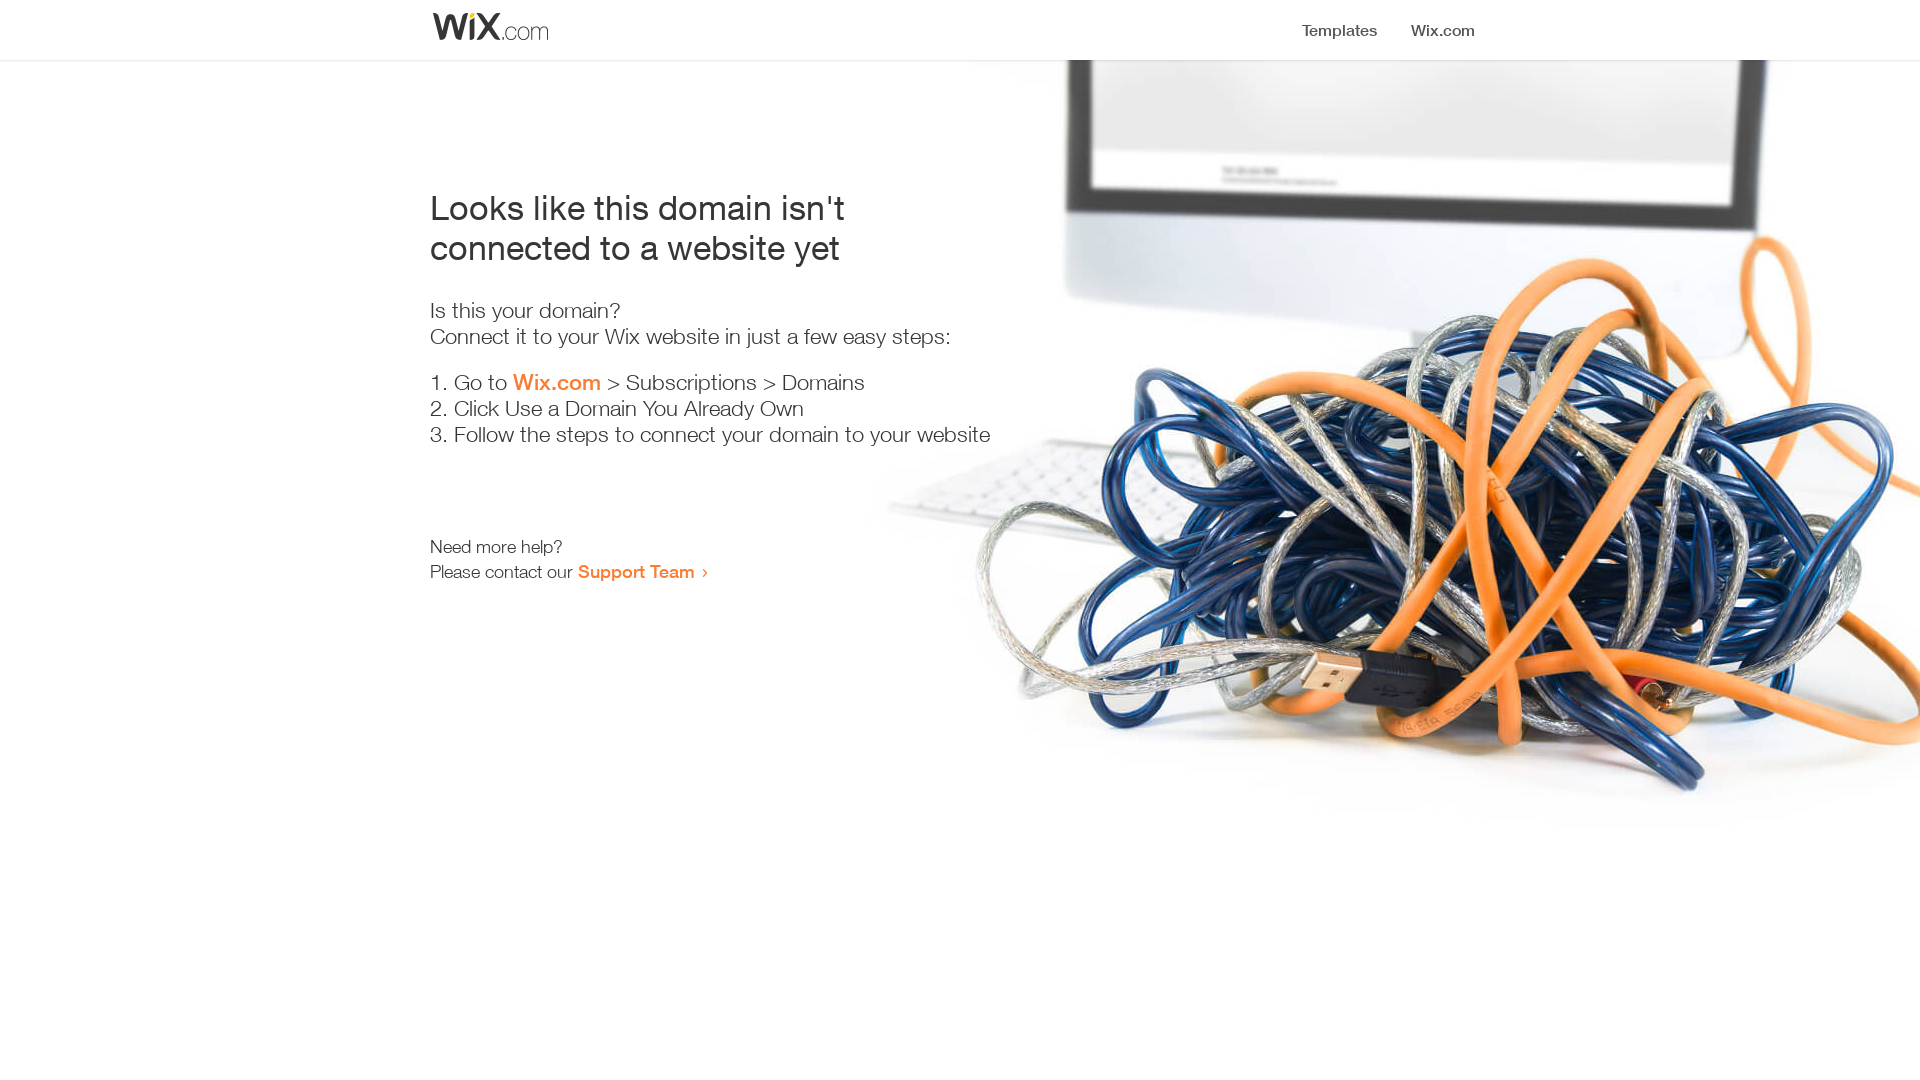 Image resolution: width=1920 pixels, height=1080 pixels. Describe the element at coordinates (635, 570) in the screenshot. I see `'Support Team'` at that location.